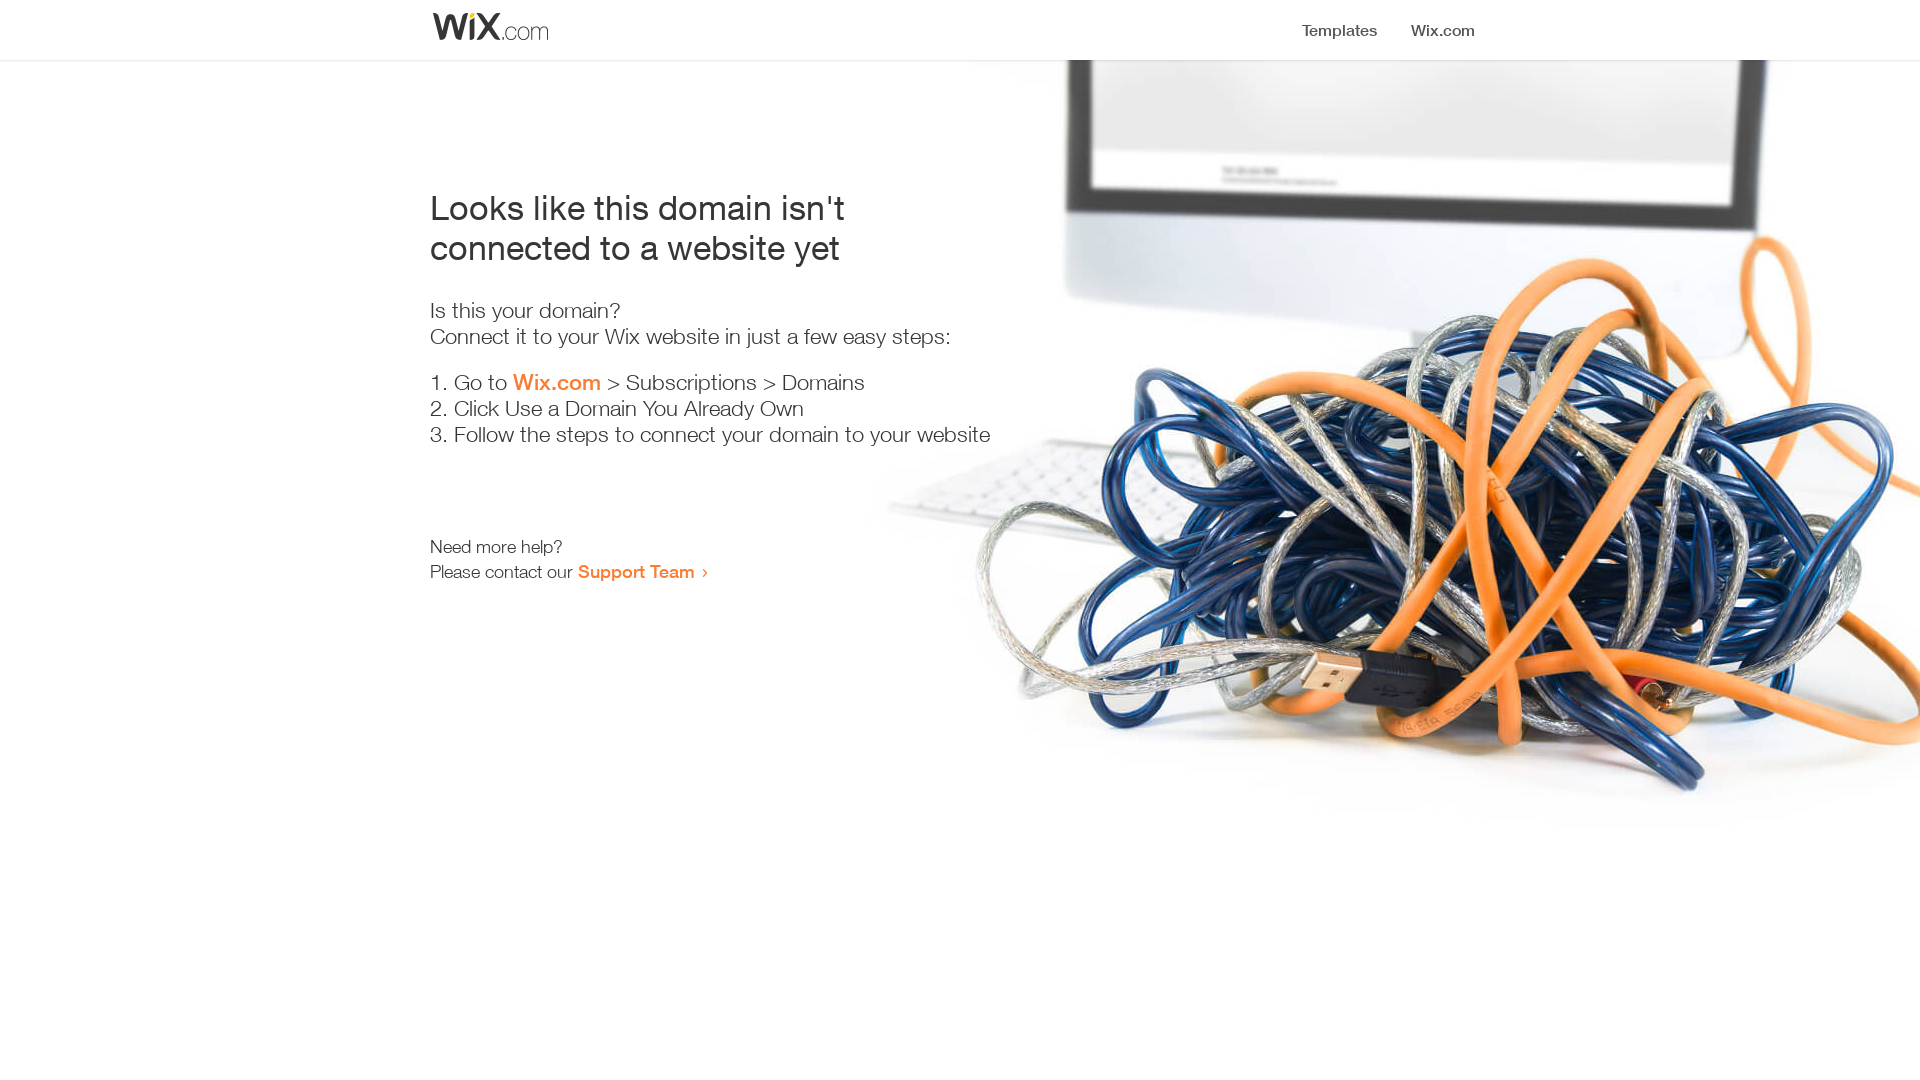 Image resolution: width=1920 pixels, height=1080 pixels. Describe the element at coordinates (635, 570) in the screenshot. I see `'Support Team'` at that location.